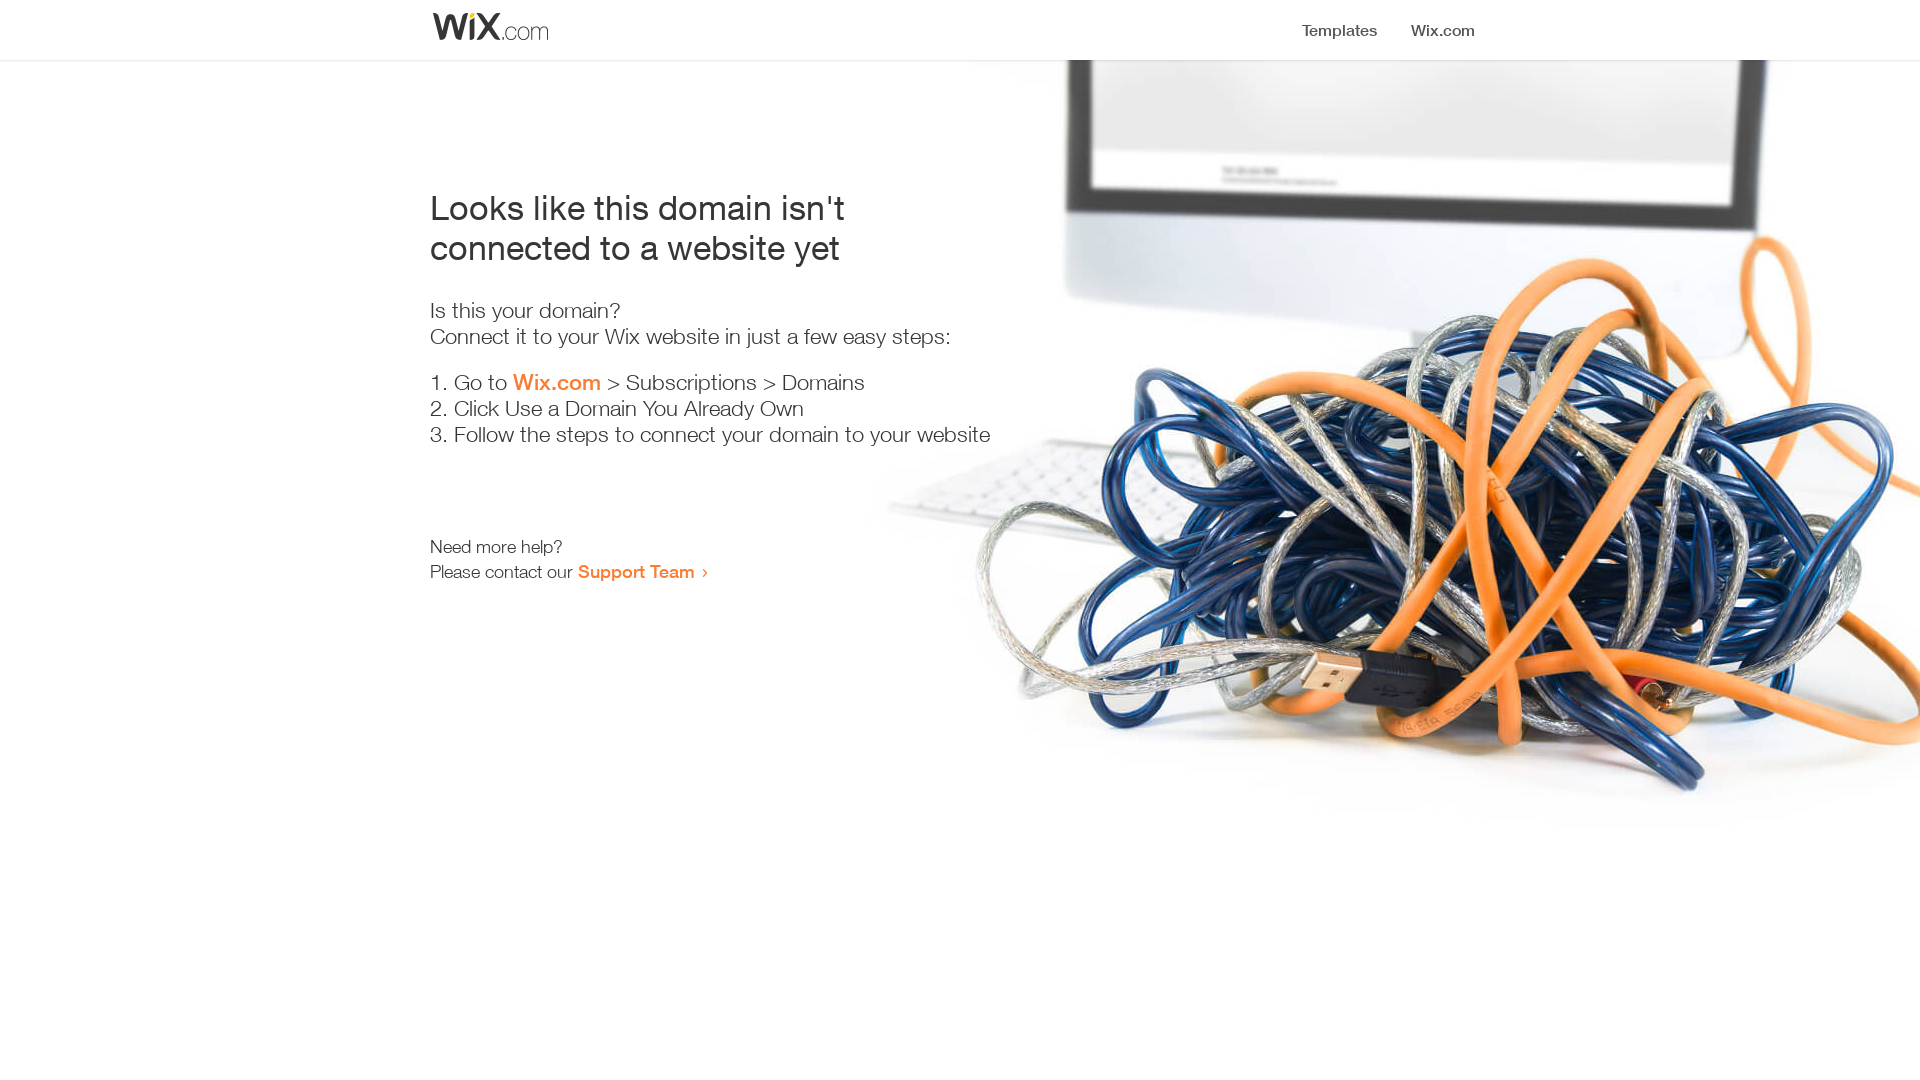 Image resolution: width=1920 pixels, height=1080 pixels. Describe the element at coordinates (635, 570) in the screenshot. I see `'Support Team'` at that location.